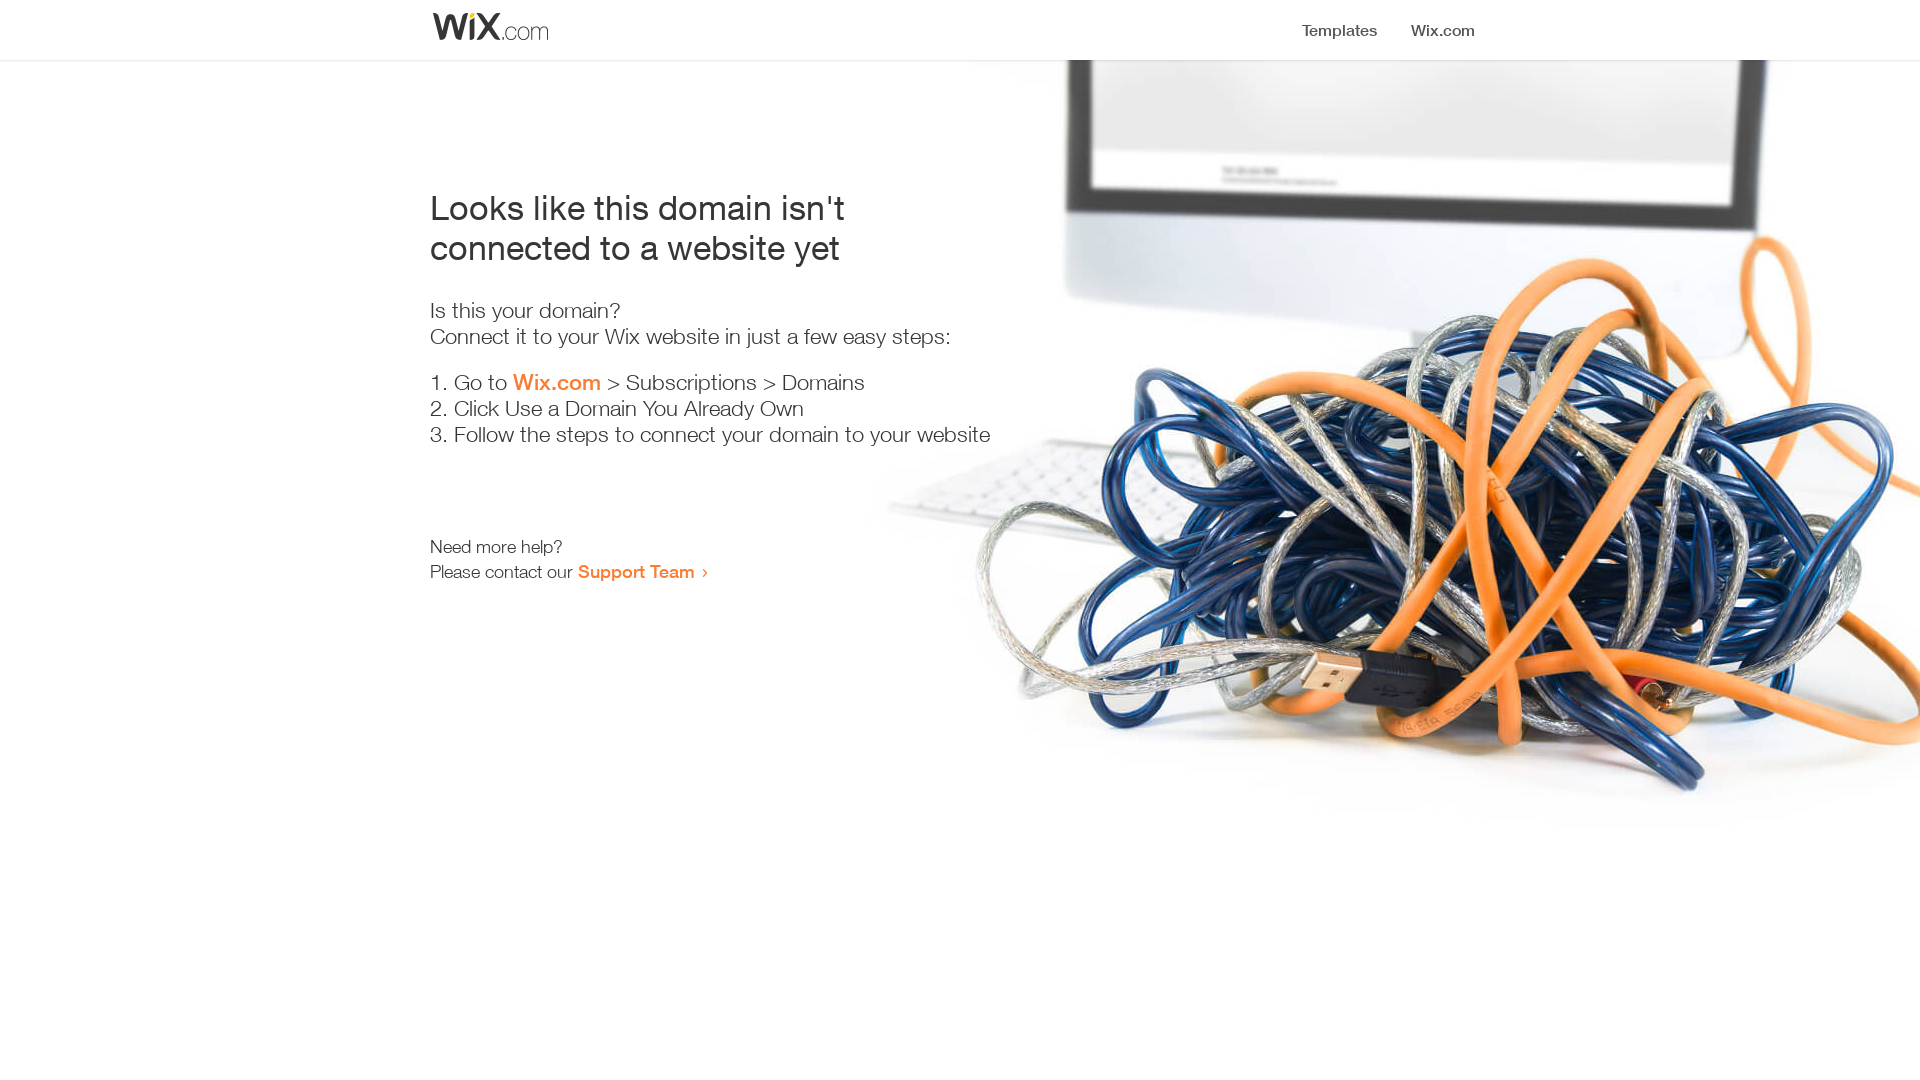 Image resolution: width=1920 pixels, height=1080 pixels. Describe the element at coordinates (635, 570) in the screenshot. I see `'Support Team'` at that location.